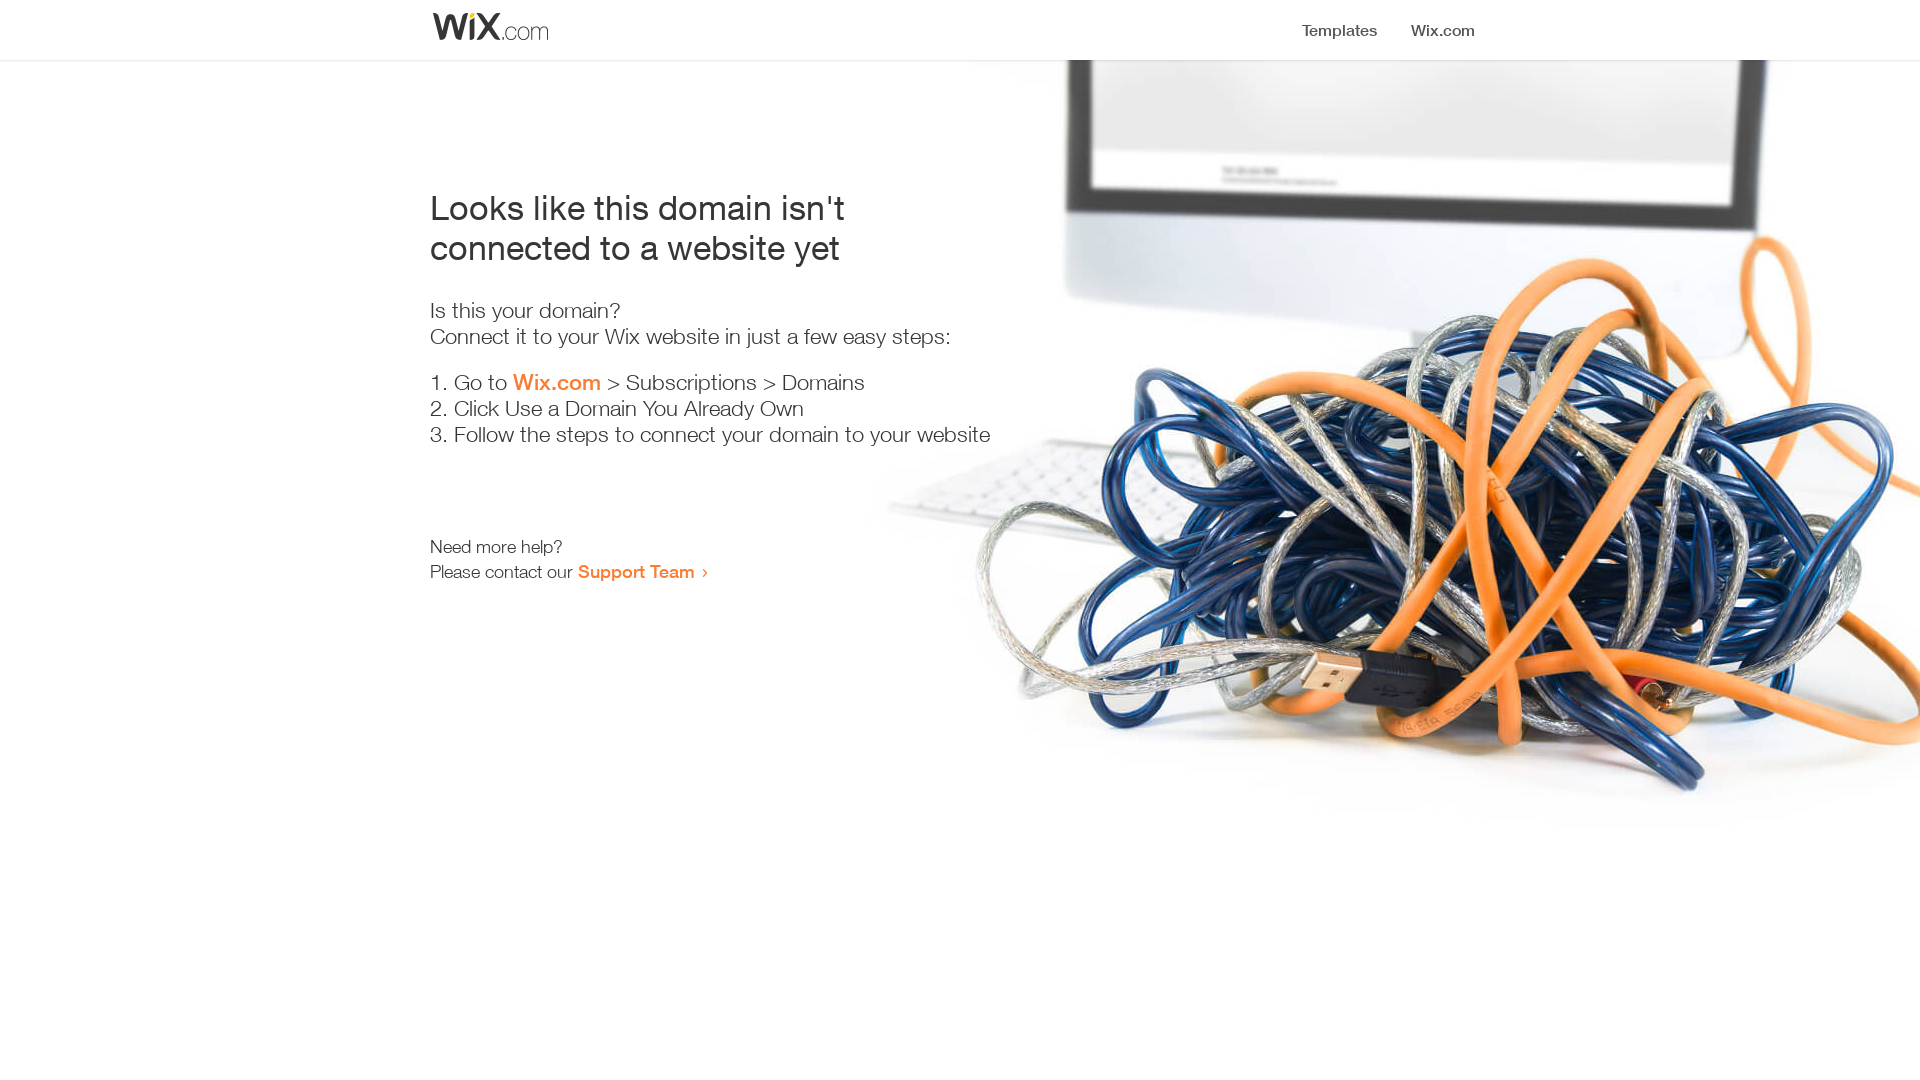 Image resolution: width=1920 pixels, height=1080 pixels. Describe the element at coordinates (635, 570) in the screenshot. I see `'Support Team'` at that location.